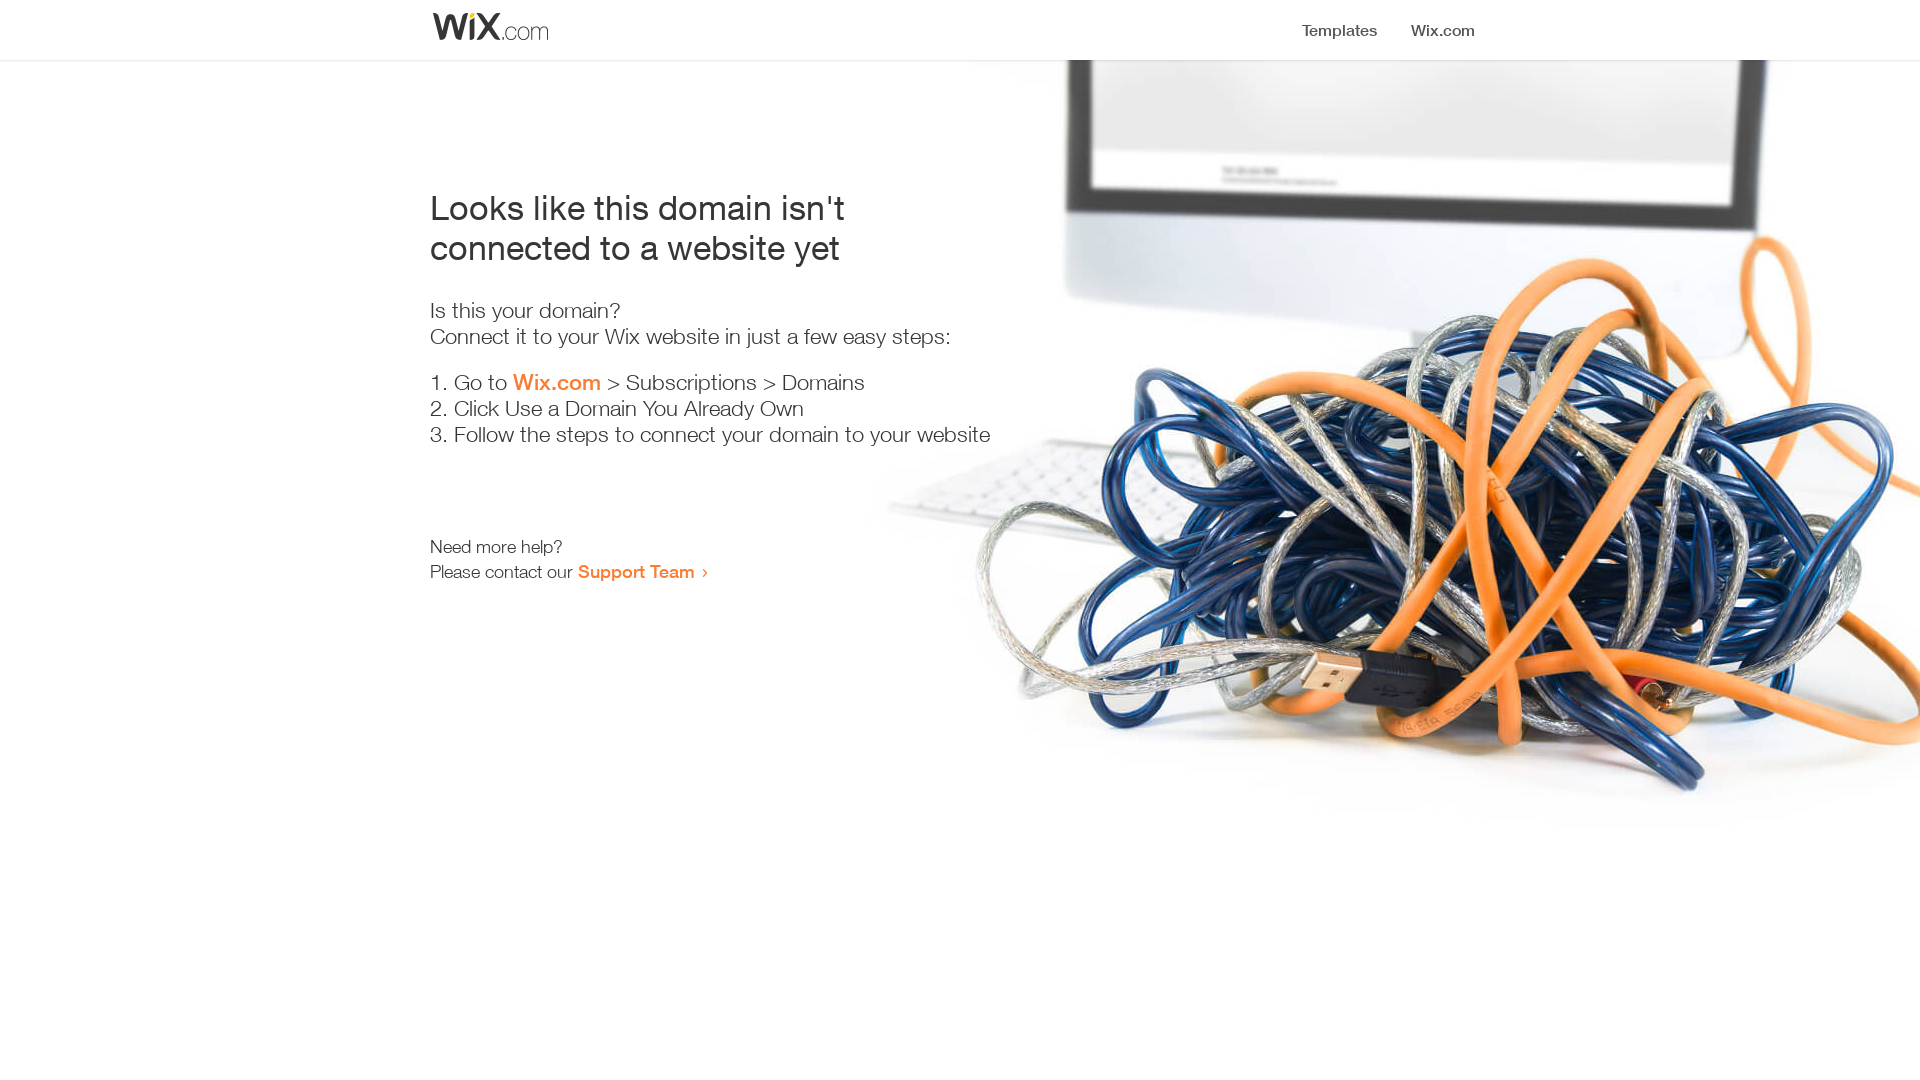 Image resolution: width=1920 pixels, height=1080 pixels. Describe the element at coordinates (635, 570) in the screenshot. I see `'Support Team'` at that location.